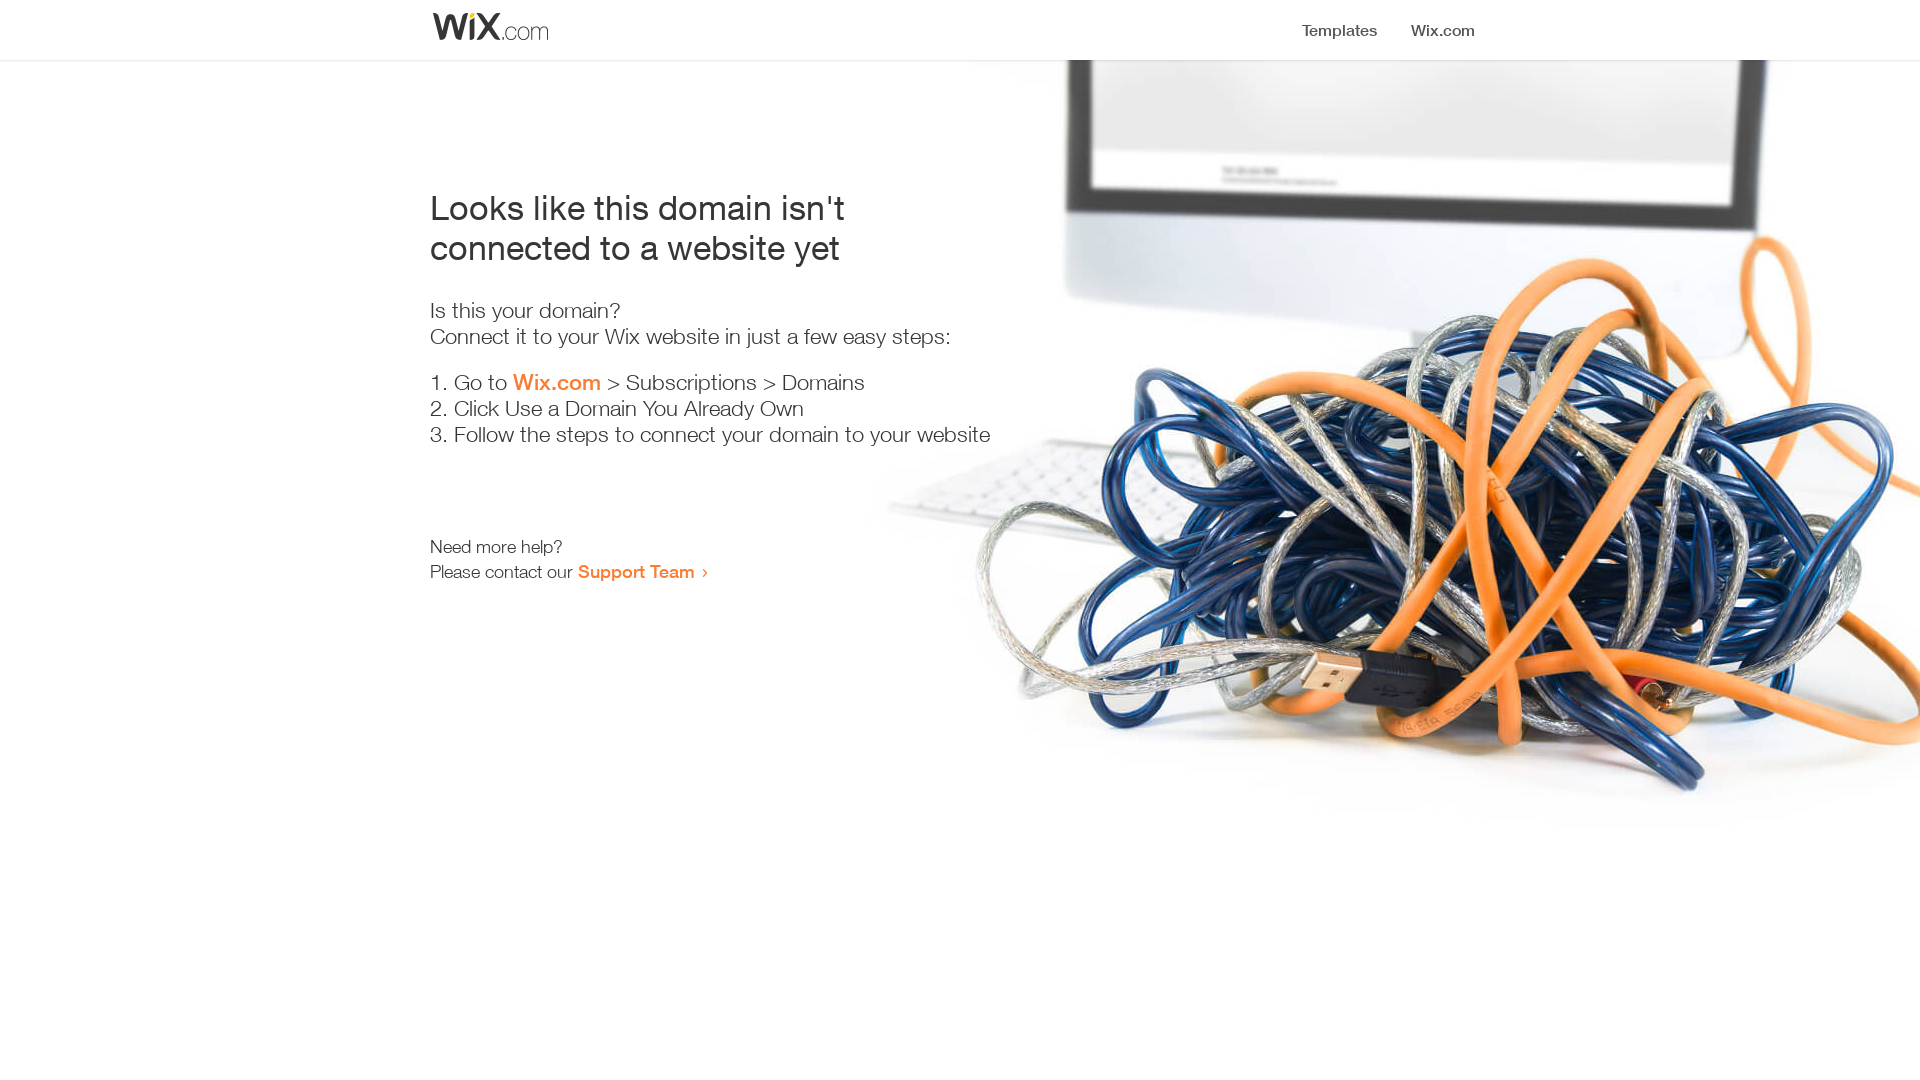 Image resolution: width=1920 pixels, height=1080 pixels. Describe the element at coordinates (635, 570) in the screenshot. I see `'Support Team'` at that location.